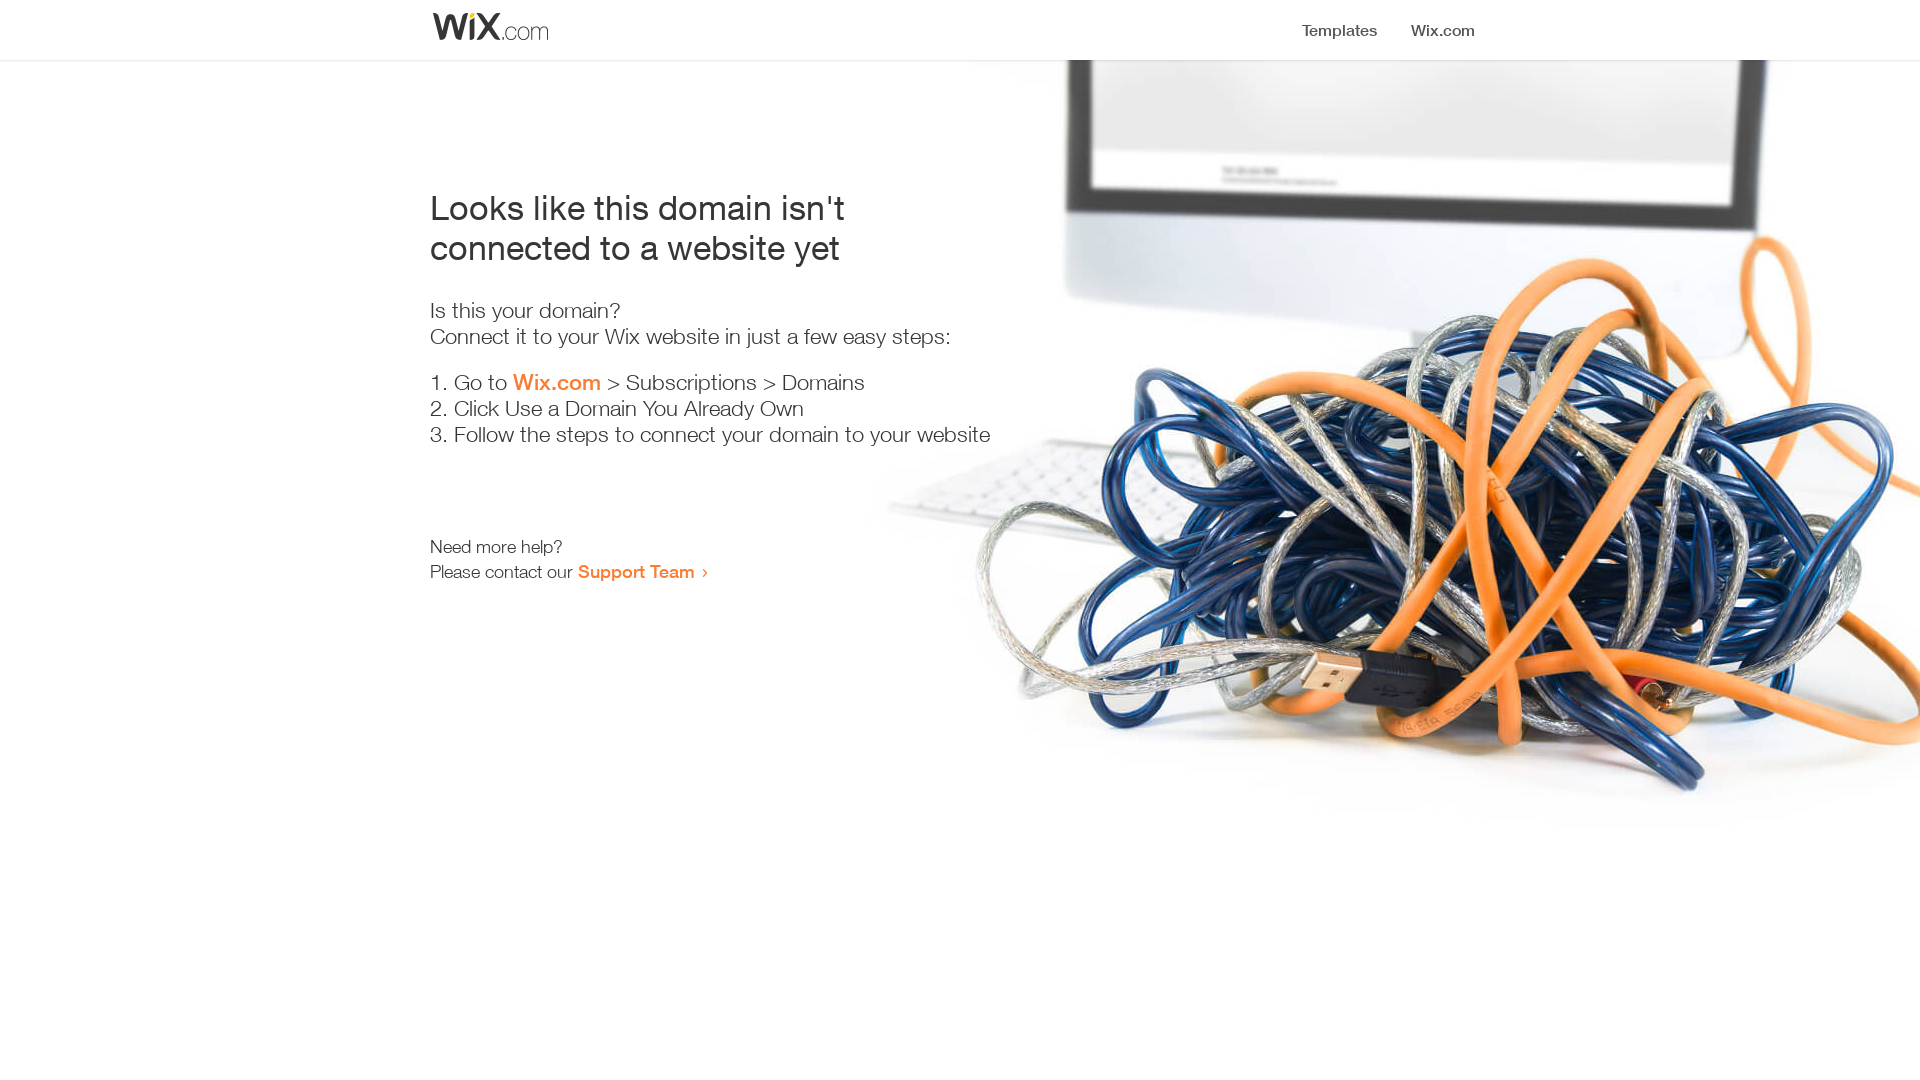 Image resolution: width=1920 pixels, height=1080 pixels. Describe the element at coordinates (635, 570) in the screenshot. I see `'Support Team'` at that location.